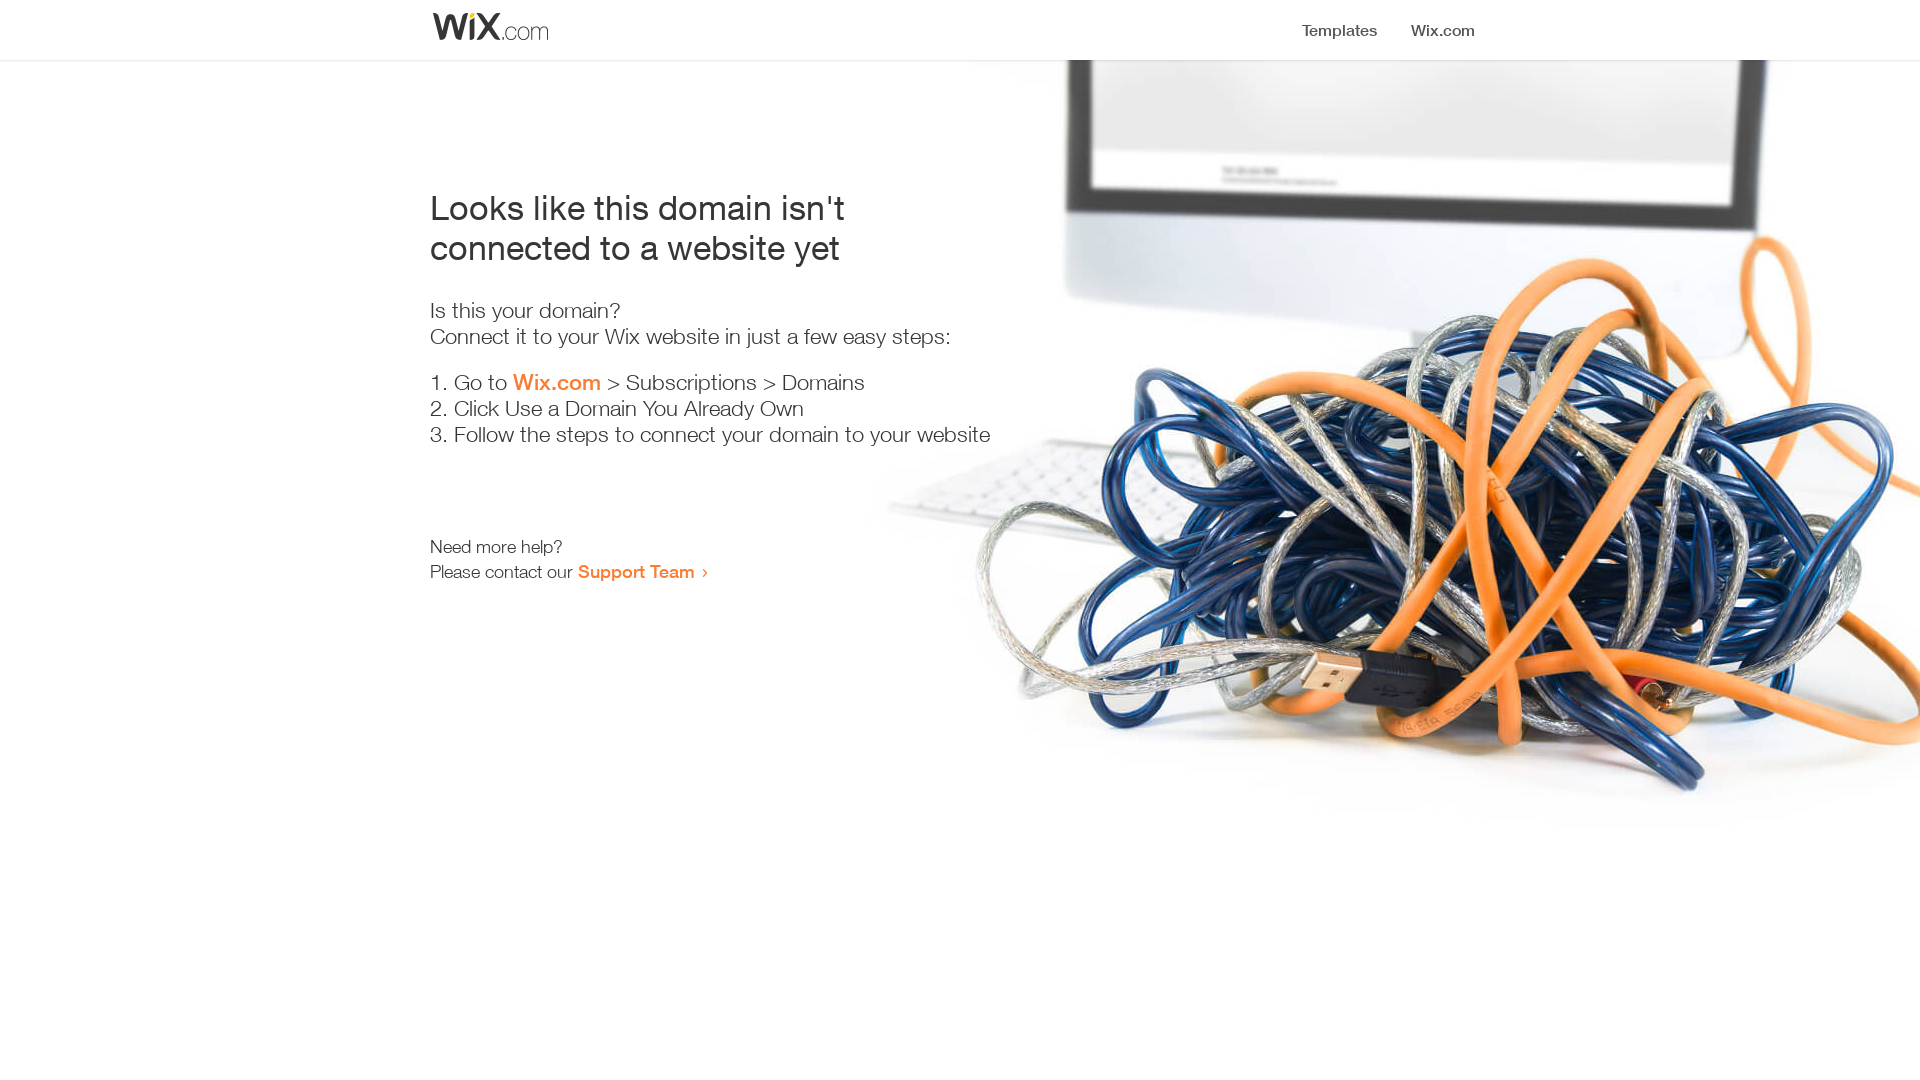 Image resolution: width=1920 pixels, height=1080 pixels. Describe the element at coordinates (635, 570) in the screenshot. I see `'Support Team'` at that location.